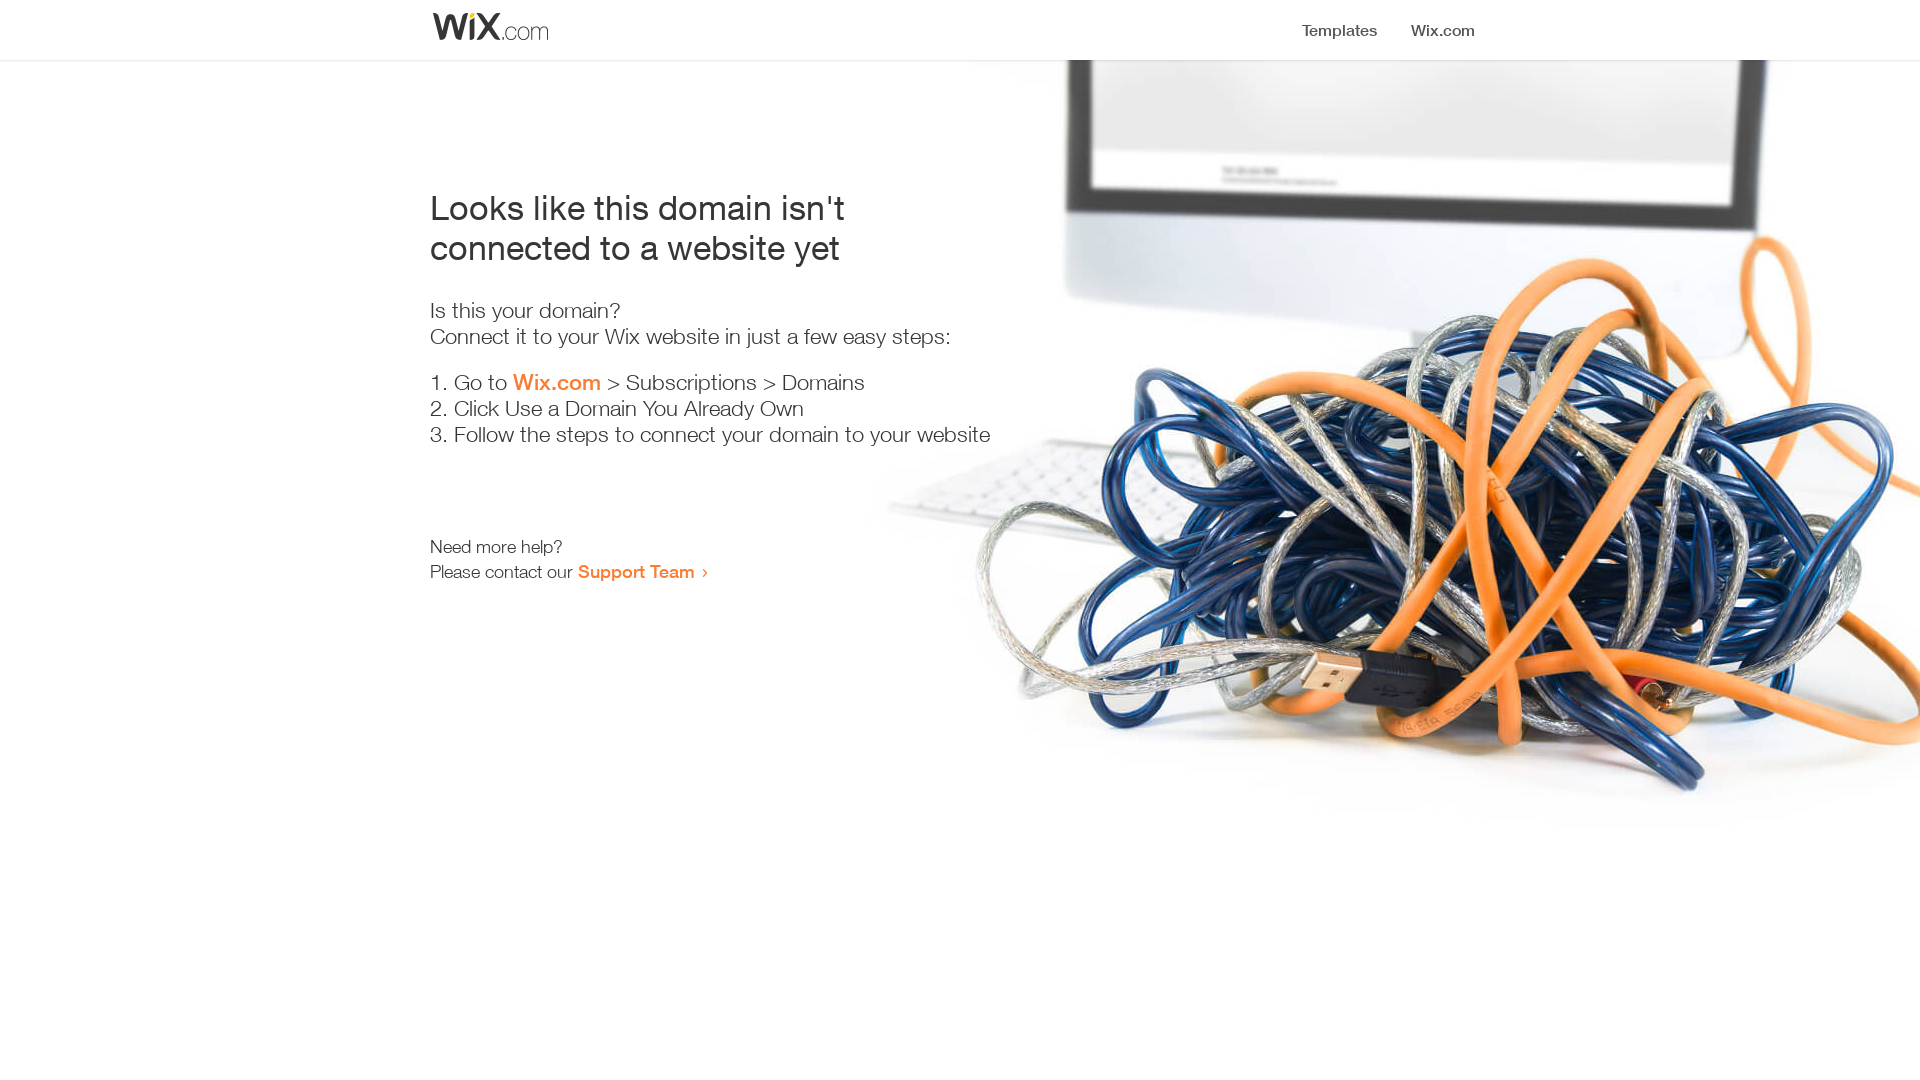 Image resolution: width=1920 pixels, height=1080 pixels. Describe the element at coordinates (635, 570) in the screenshot. I see `'Support Team'` at that location.